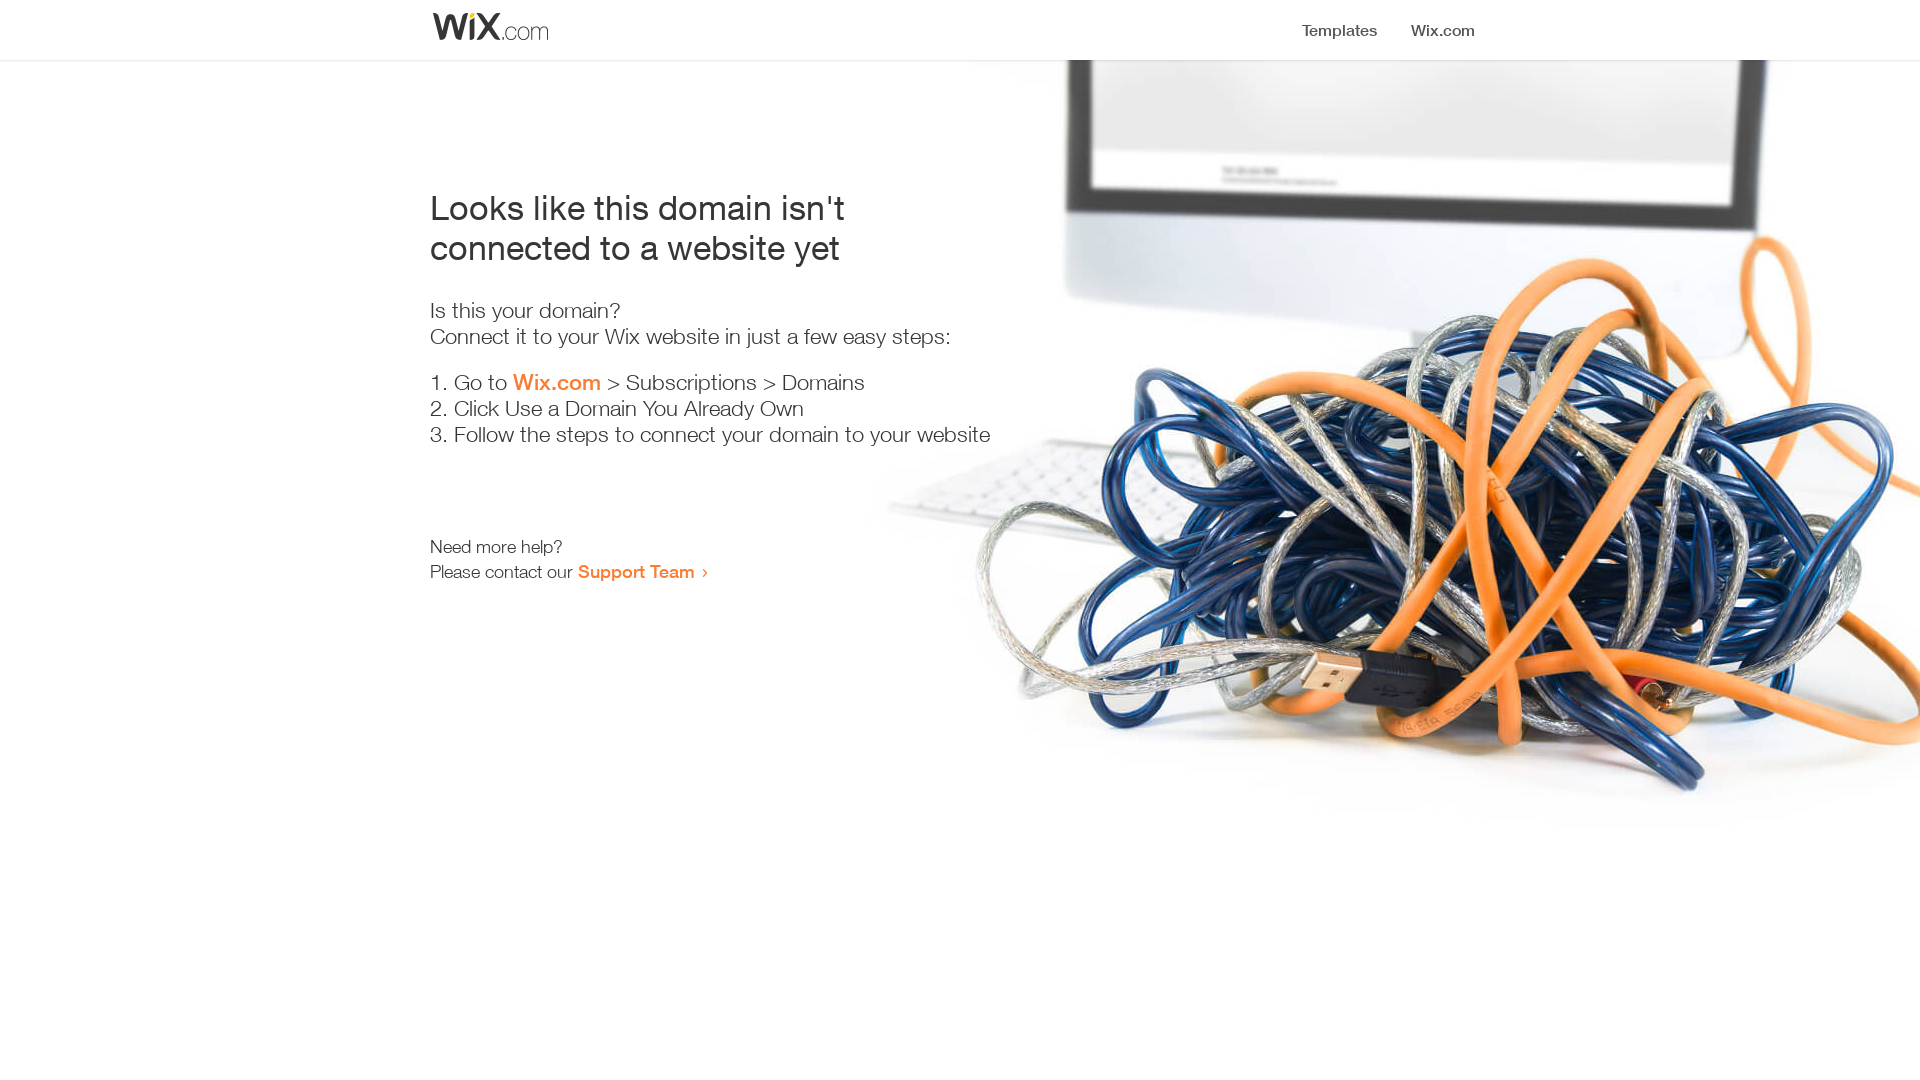 Image resolution: width=1920 pixels, height=1080 pixels. Describe the element at coordinates (635, 570) in the screenshot. I see `'Support Team'` at that location.